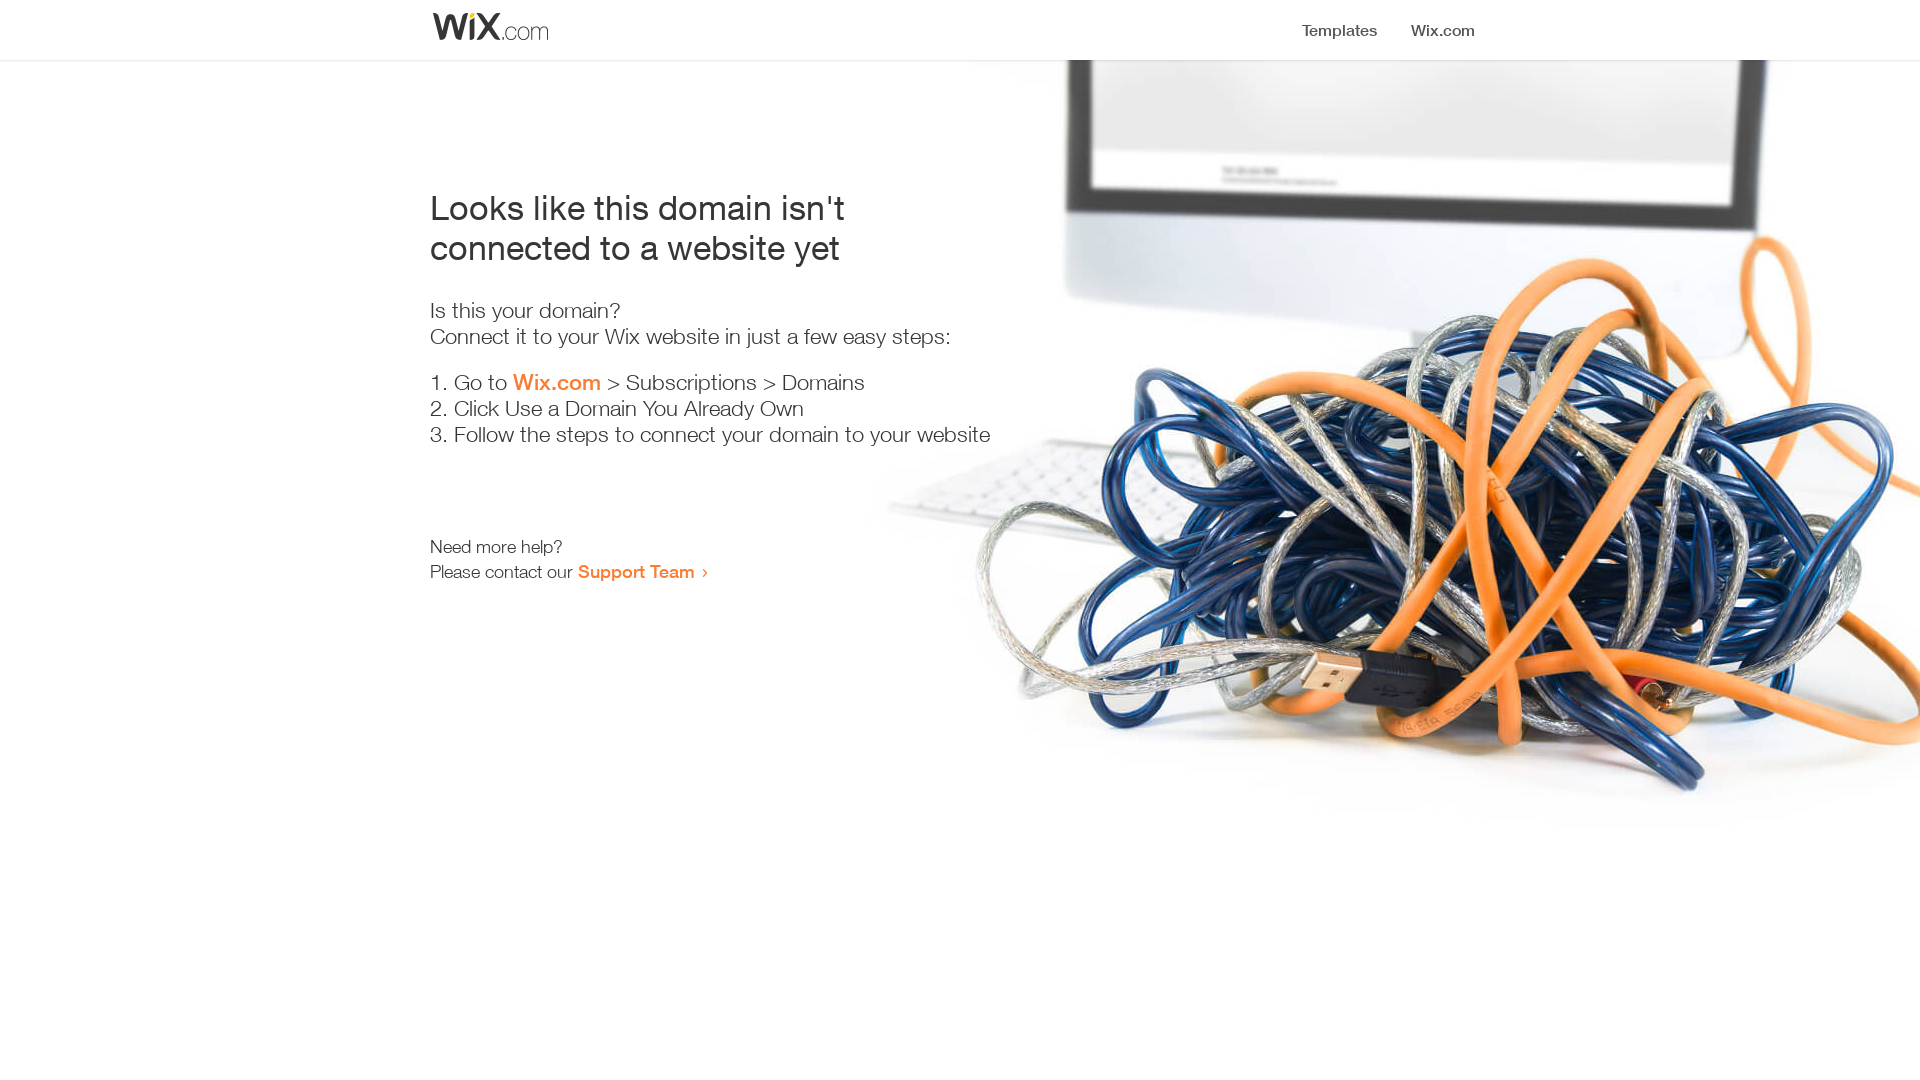 Image resolution: width=1920 pixels, height=1080 pixels. Describe the element at coordinates (635, 570) in the screenshot. I see `'Support Team'` at that location.